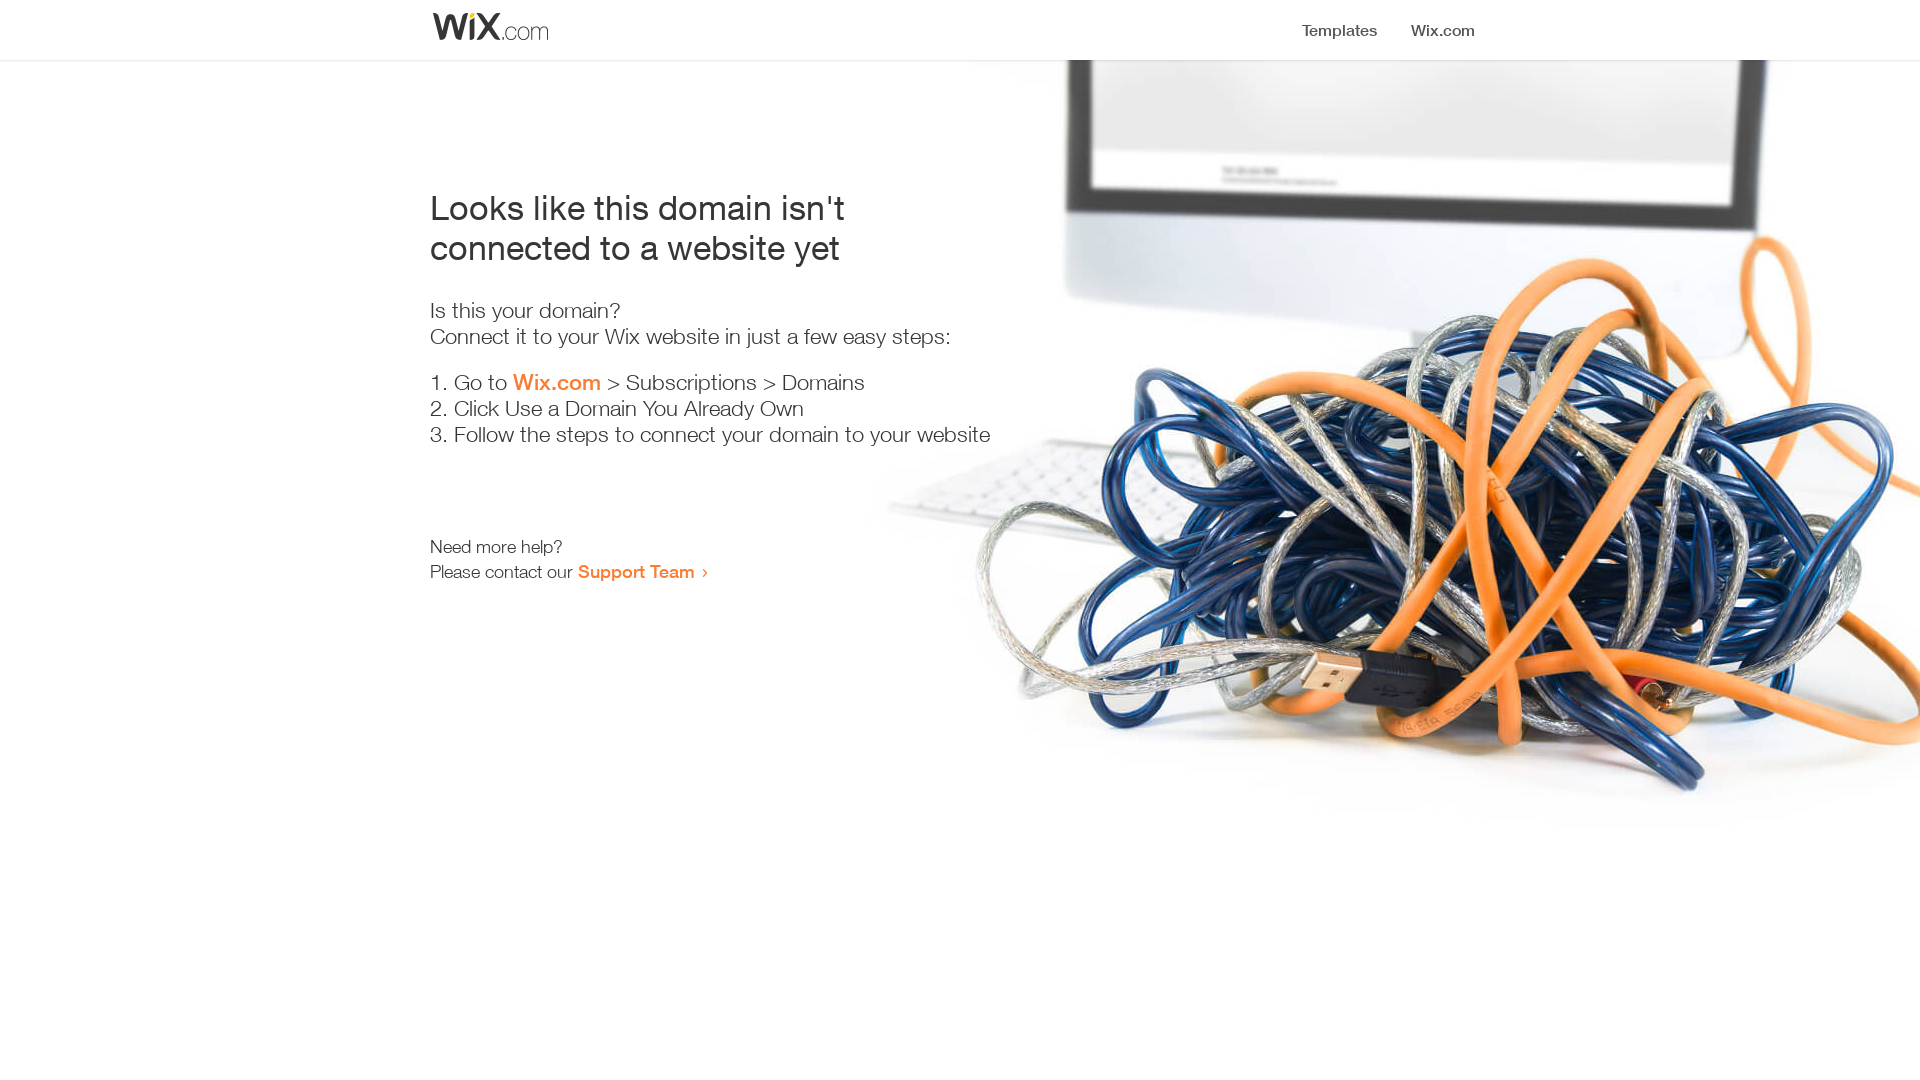 Image resolution: width=1920 pixels, height=1080 pixels. Describe the element at coordinates (635, 570) in the screenshot. I see `'Support Team'` at that location.